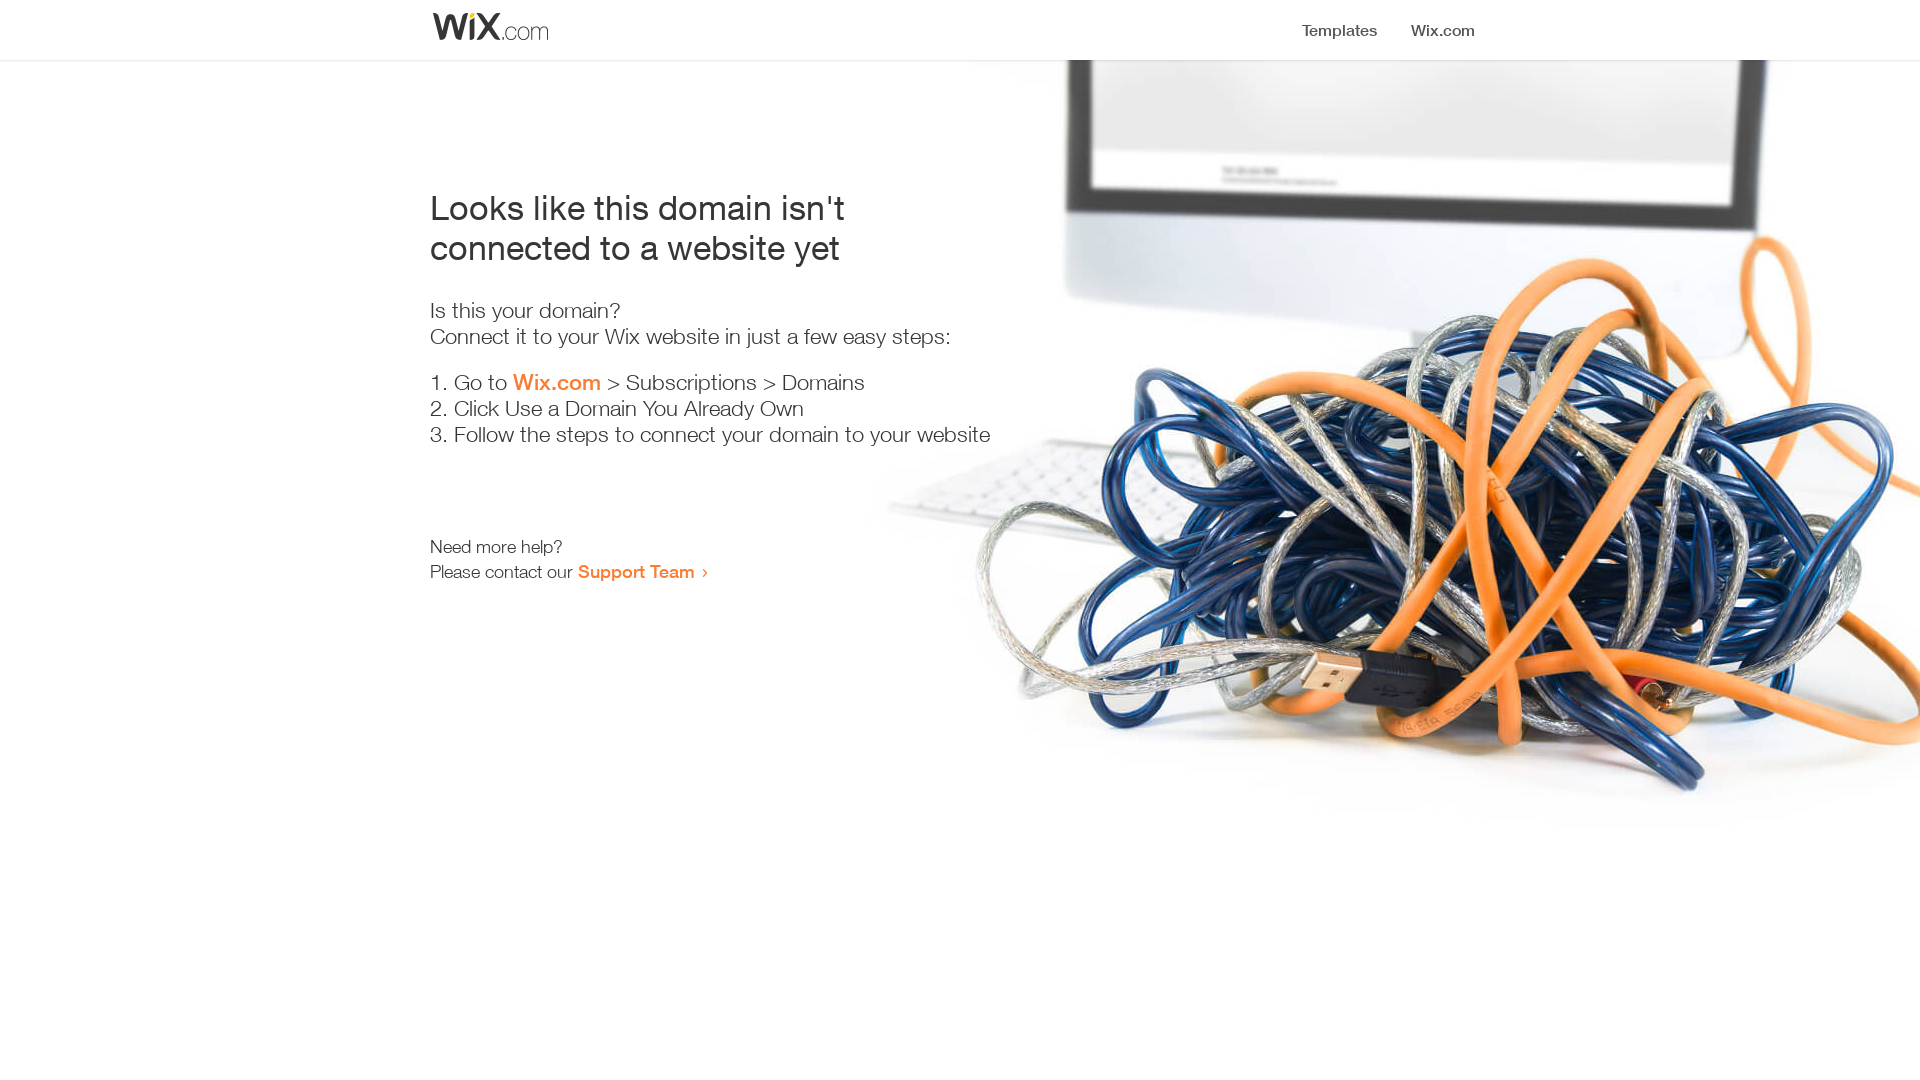 Image resolution: width=1920 pixels, height=1080 pixels. Describe the element at coordinates (635, 570) in the screenshot. I see `'Support Team'` at that location.